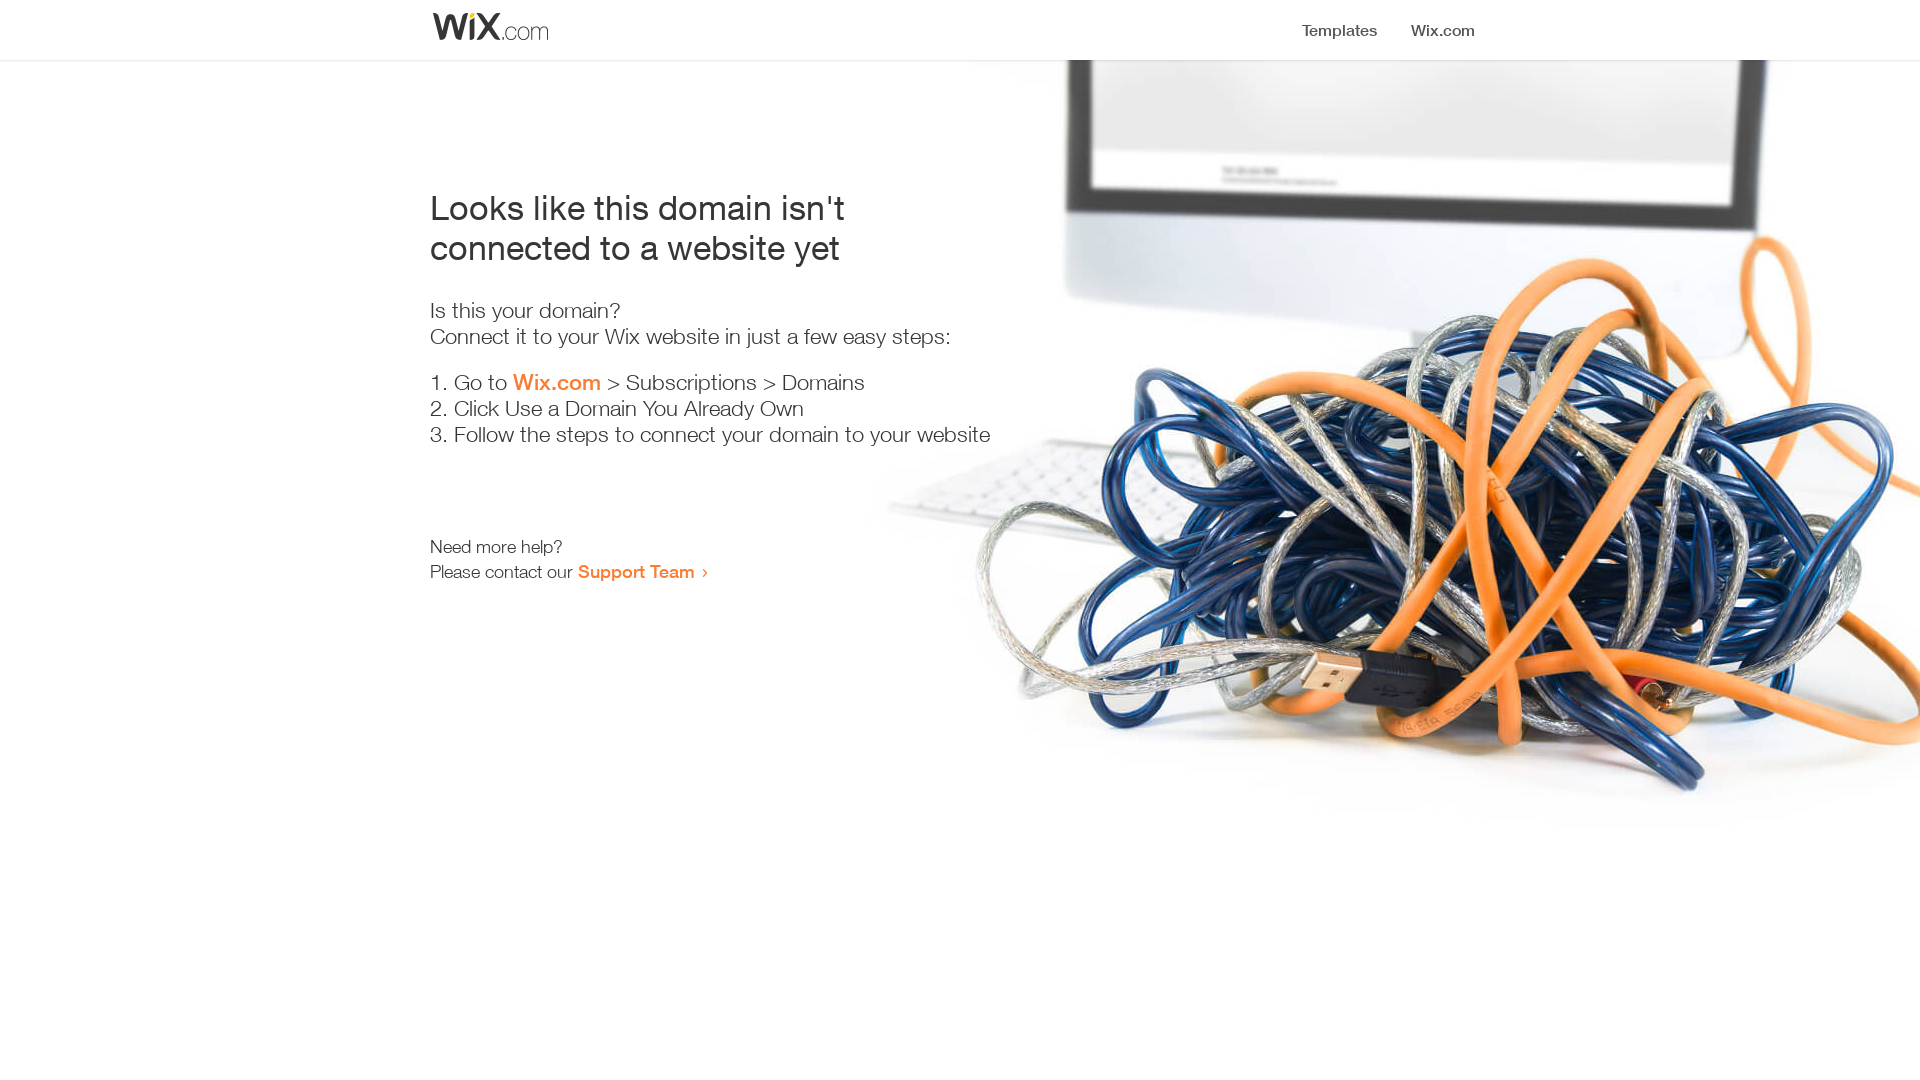 Image resolution: width=1920 pixels, height=1080 pixels. Describe the element at coordinates (635, 570) in the screenshot. I see `'Support Team'` at that location.